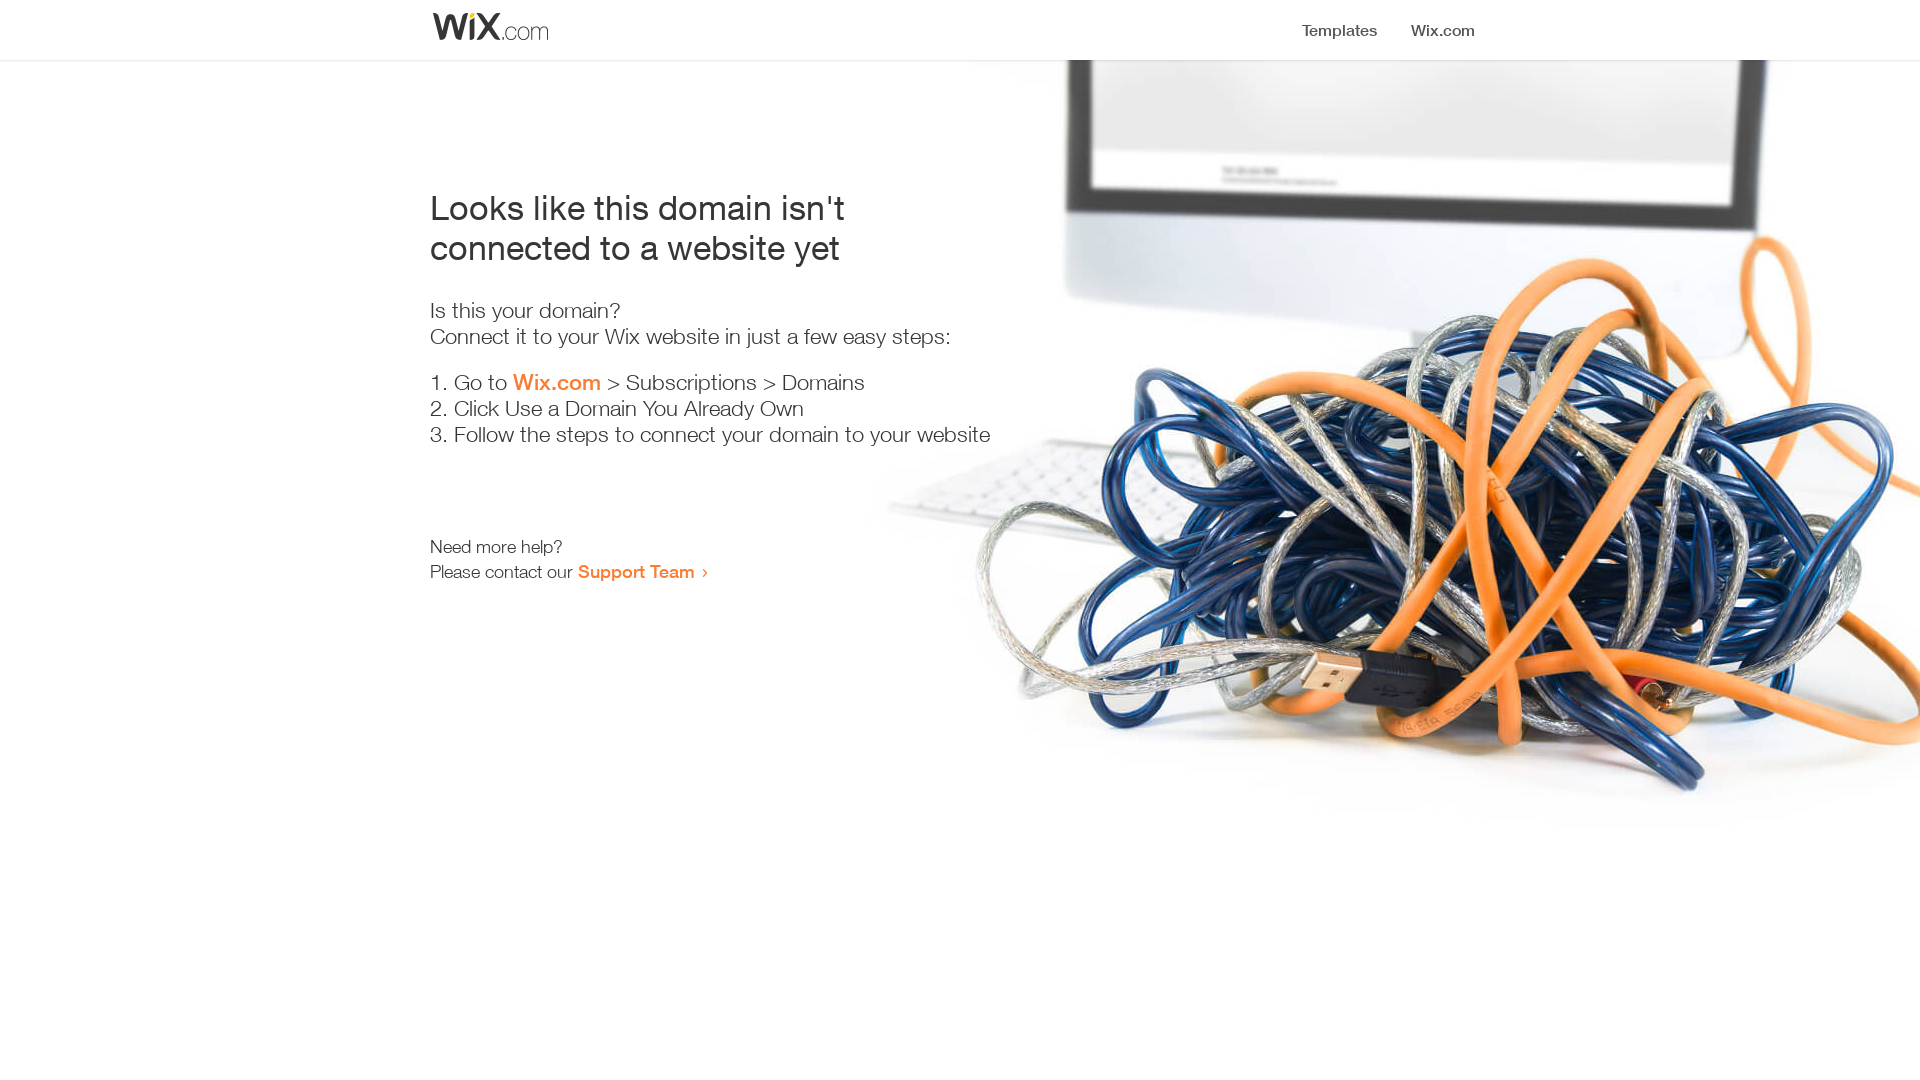 Image resolution: width=1920 pixels, height=1080 pixels. Describe the element at coordinates (635, 570) in the screenshot. I see `'Support Team'` at that location.